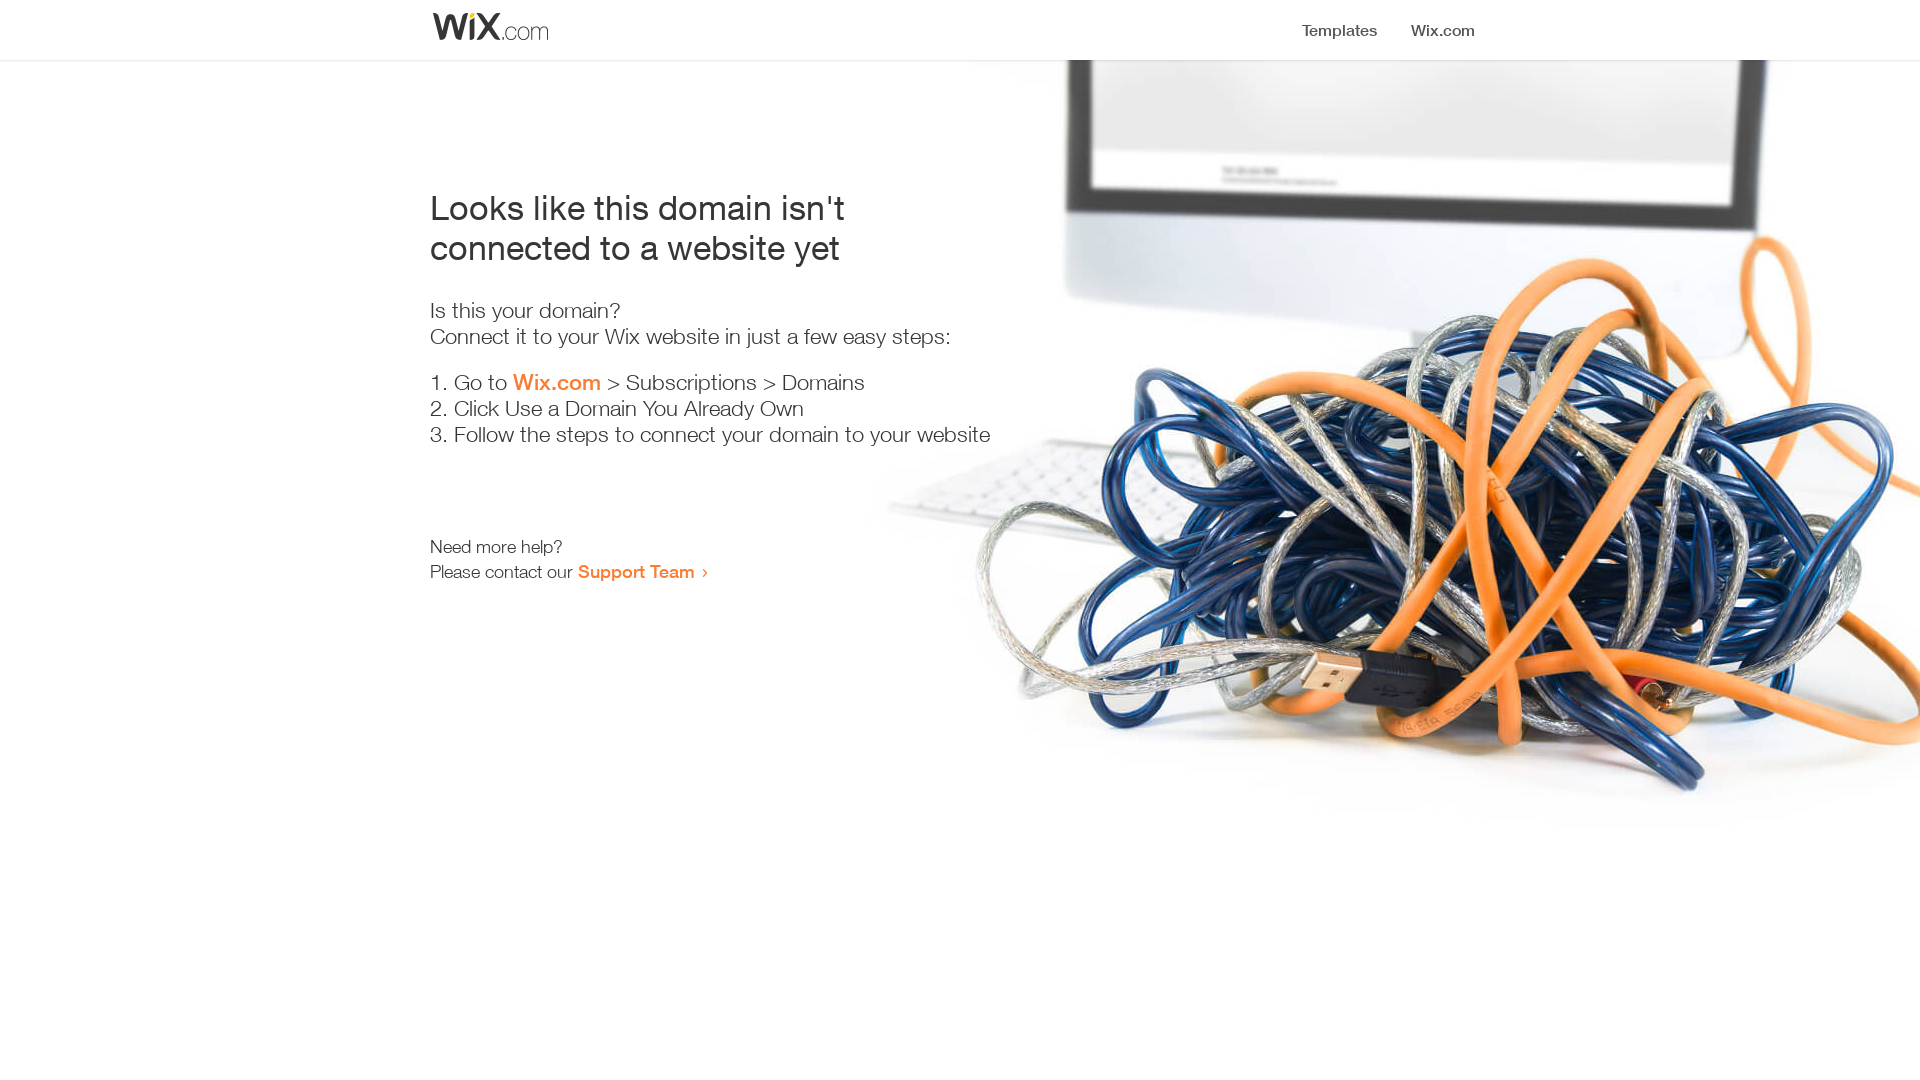 Image resolution: width=1920 pixels, height=1080 pixels. Describe the element at coordinates (635, 570) in the screenshot. I see `'Support Team'` at that location.